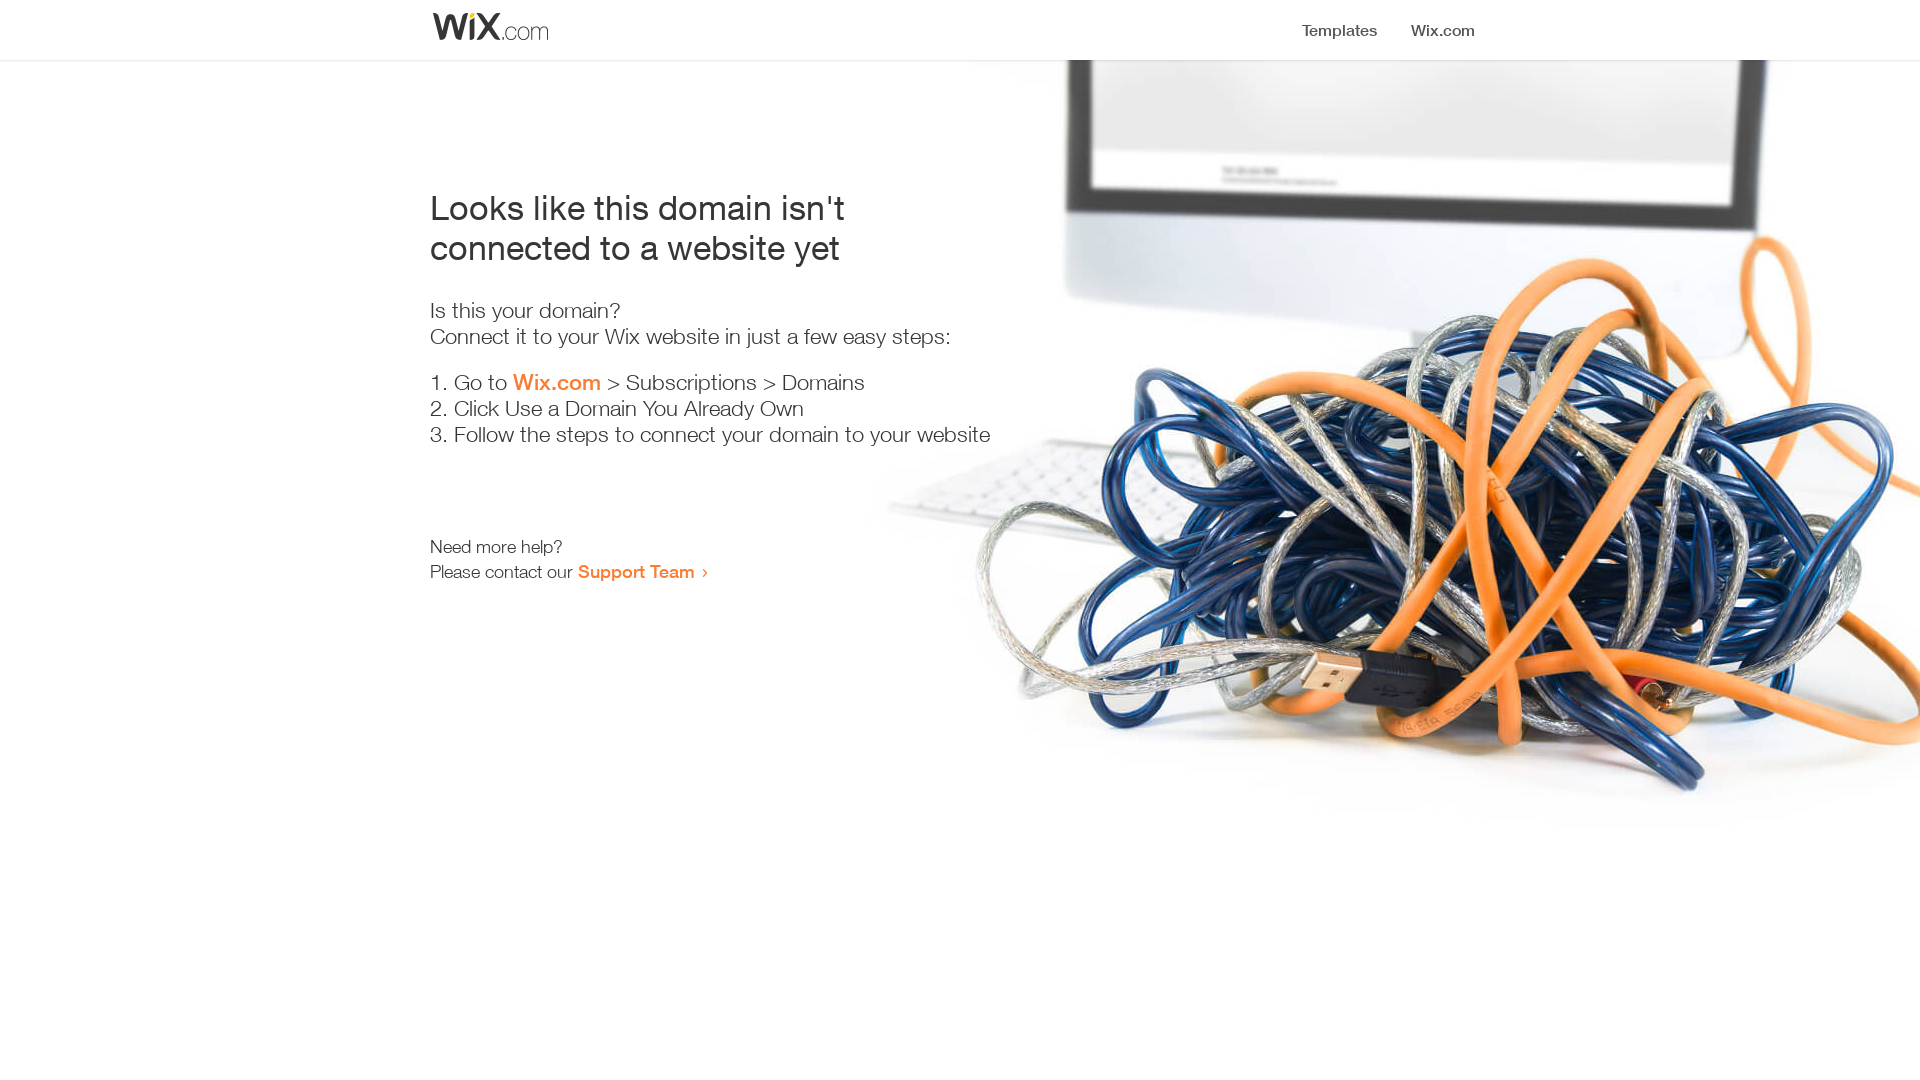 Image resolution: width=1920 pixels, height=1080 pixels. Describe the element at coordinates (635, 570) in the screenshot. I see `'Support Team'` at that location.